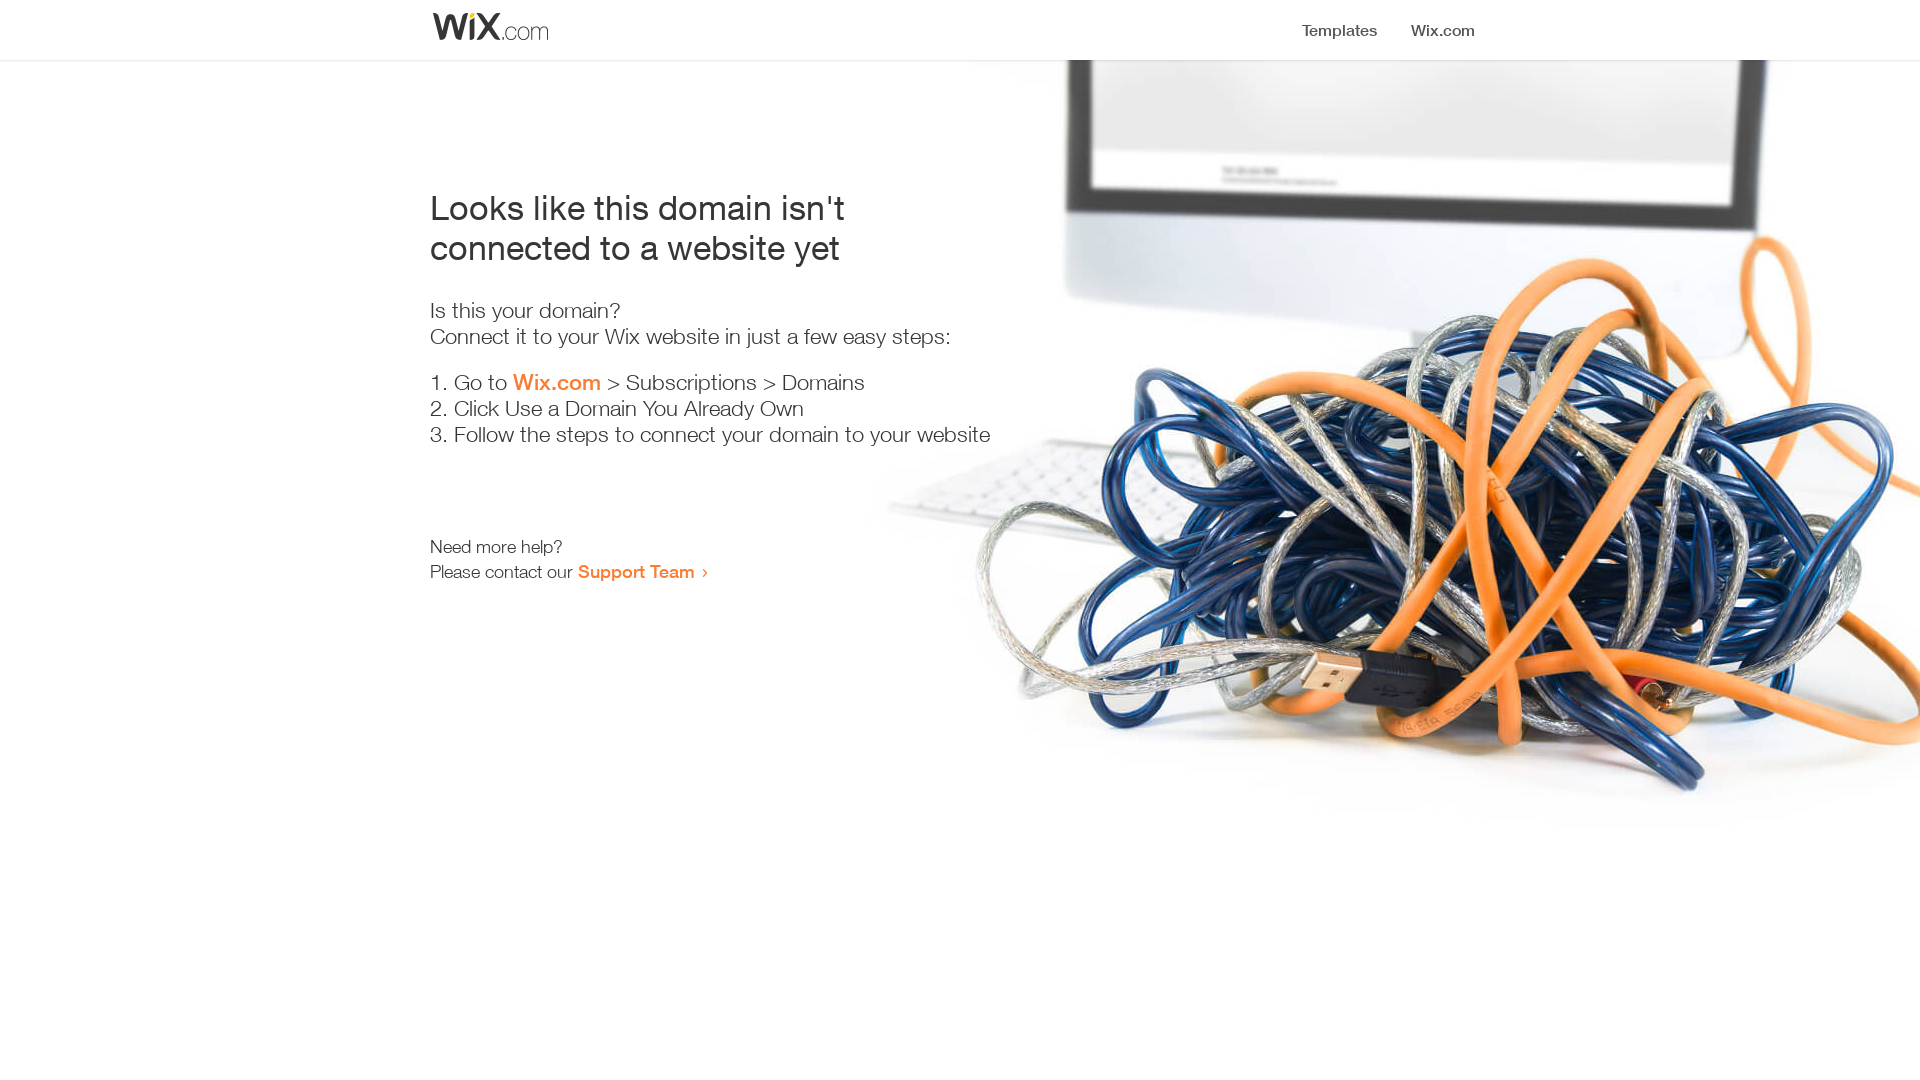 Image resolution: width=1920 pixels, height=1080 pixels. Describe the element at coordinates (635, 570) in the screenshot. I see `'Support Team'` at that location.